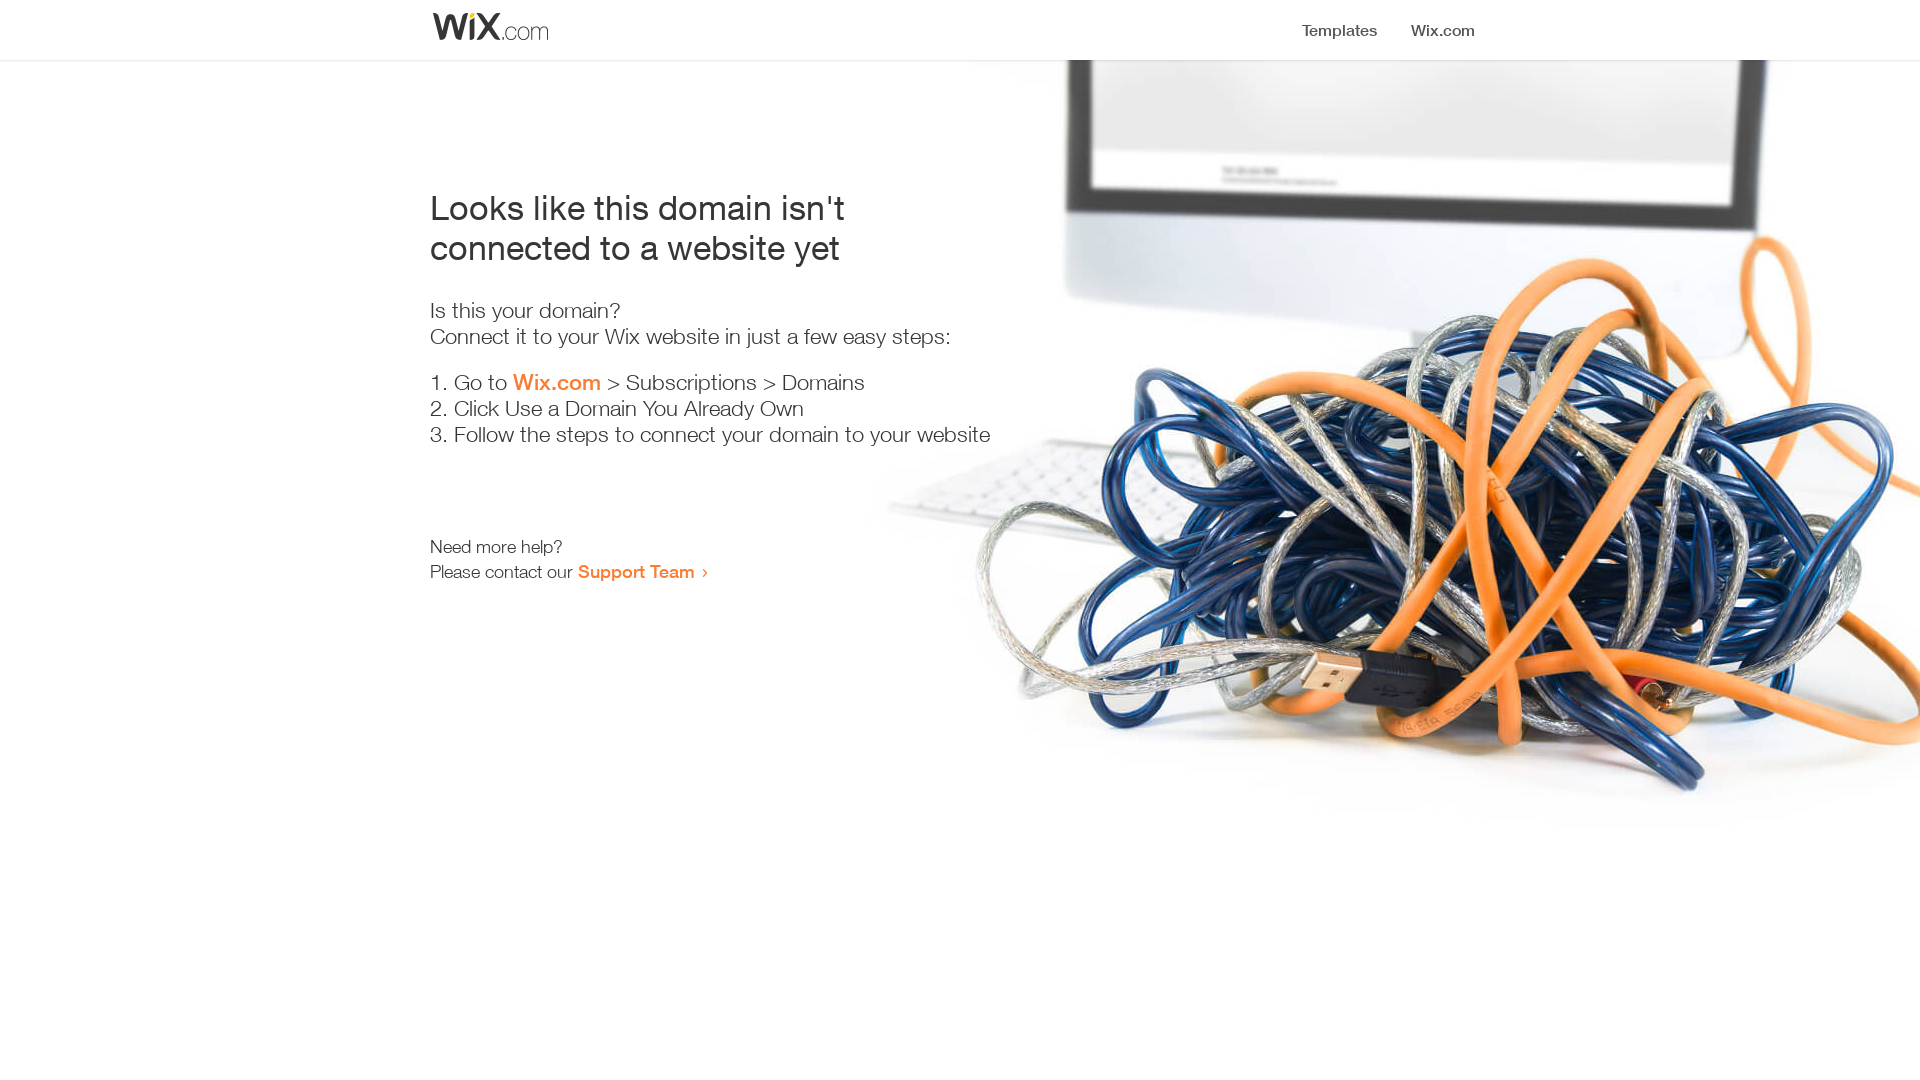 Image resolution: width=1920 pixels, height=1080 pixels. Describe the element at coordinates (635, 570) in the screenshot. I see `'Support Team'` at that location.